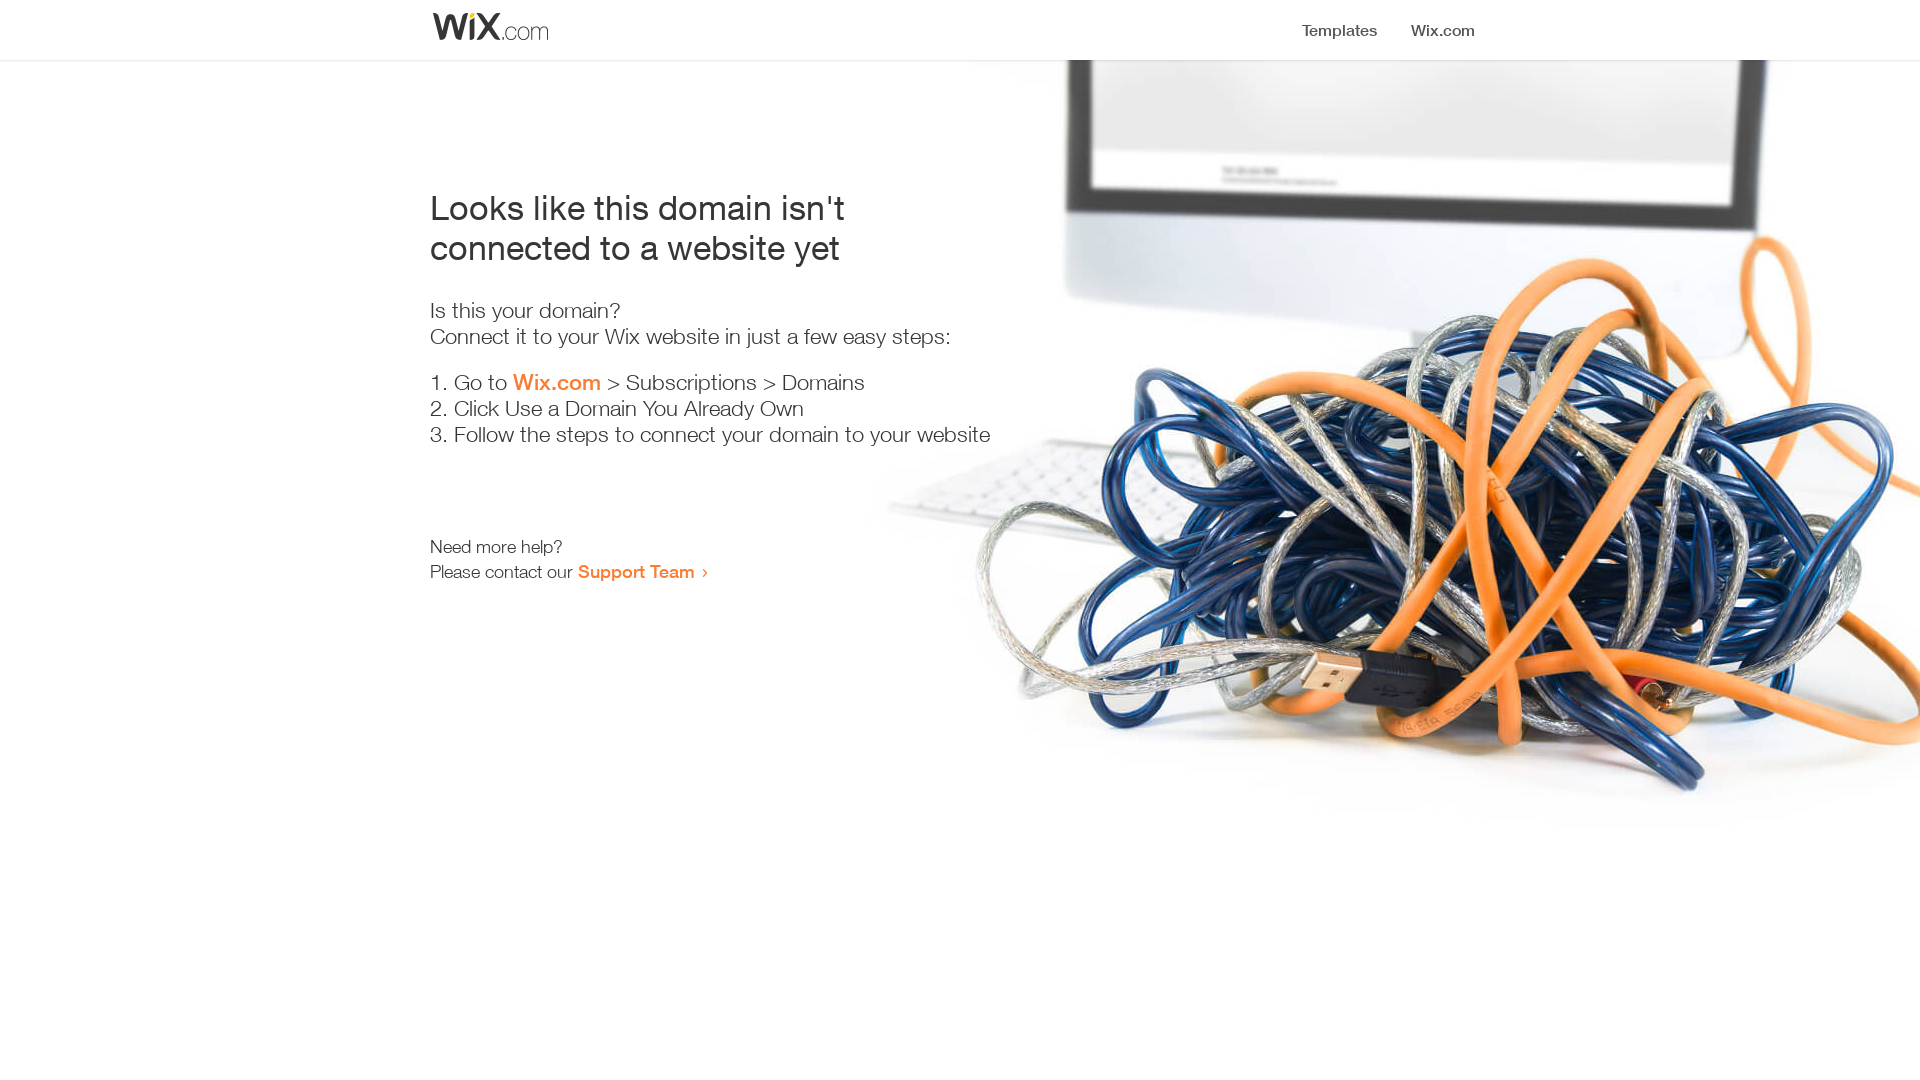 Image resolution: width=1920 pixels, height=1080 pixels. Describe the element at coordinates (635, 570) in the screenshot. I see `'Support Team'` at that location.